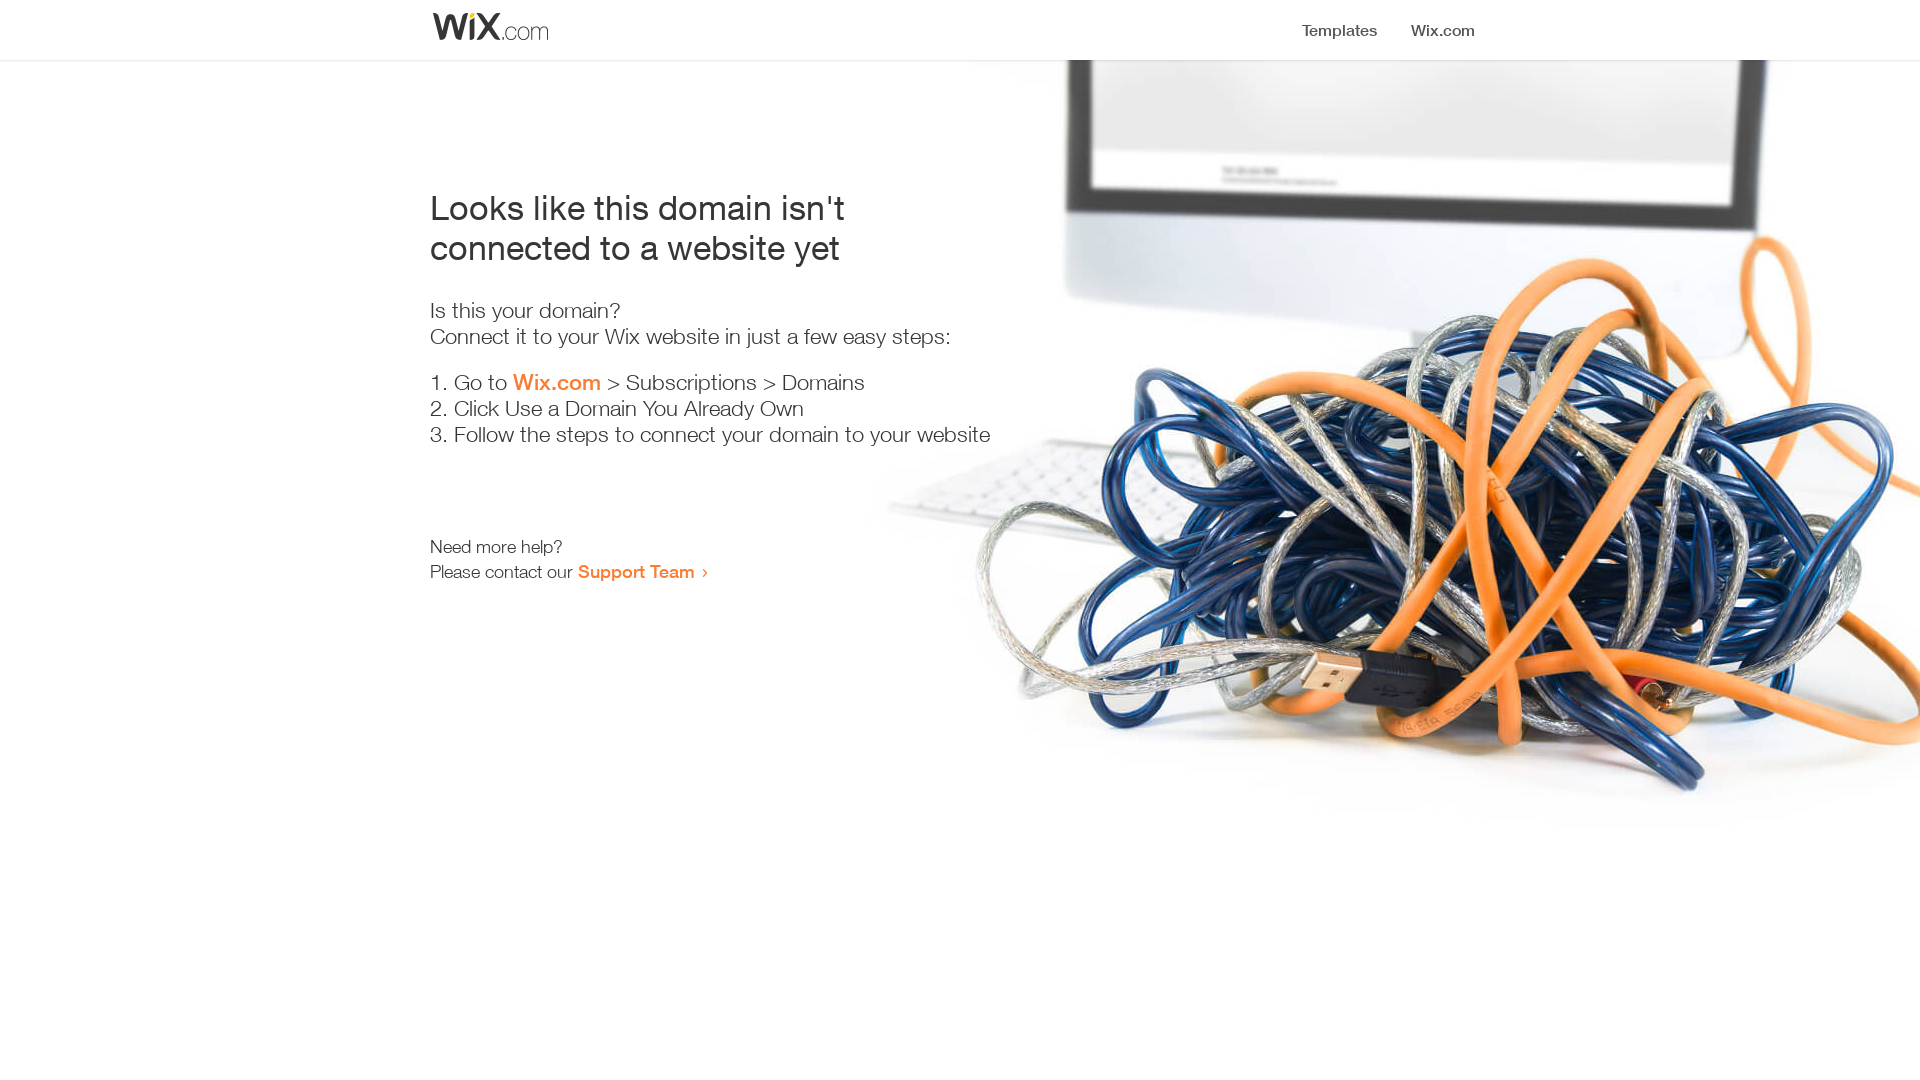 Image resolution: width=1920 pixels, height=1080 pixels. Describe the element at coordinates (635, 570) in the screenshot. I see `'Support Team'` at that location.